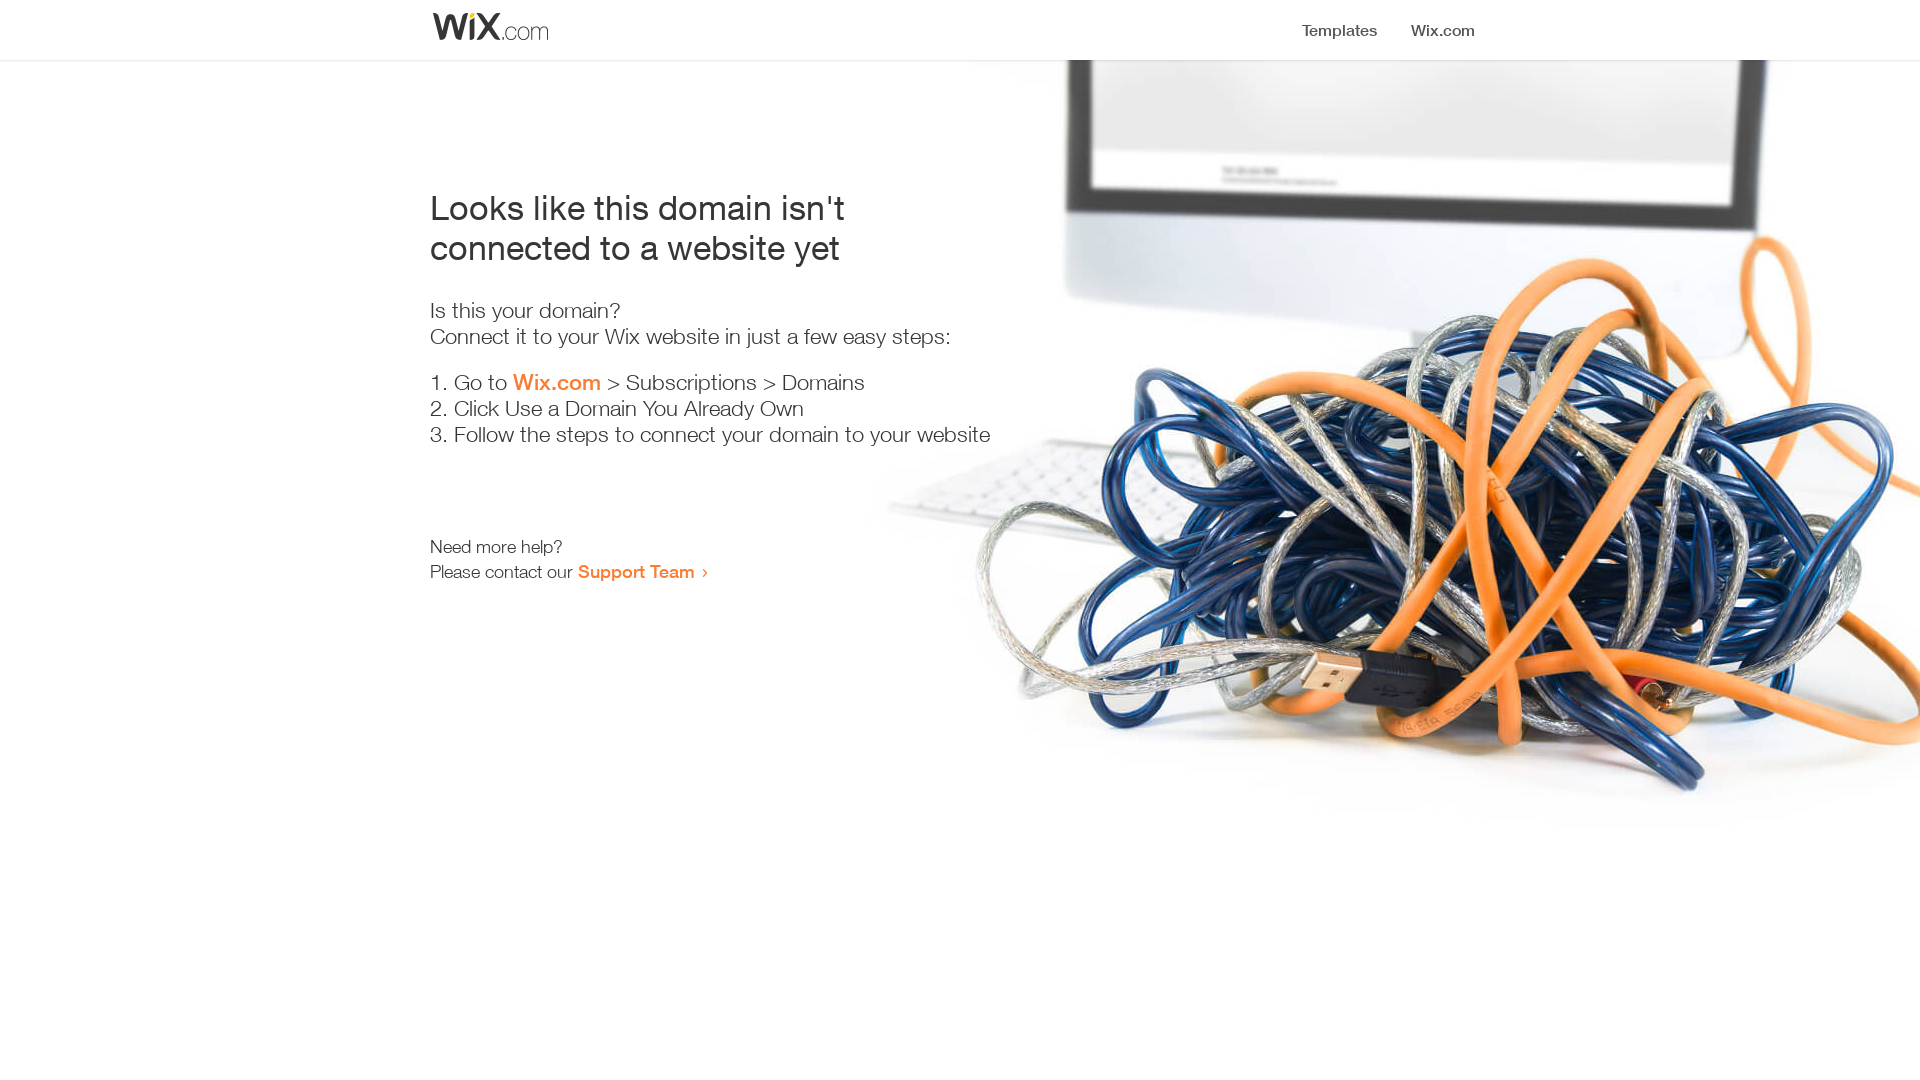 Image resolution: width=1920 pixels, height=1080 pixels. Describe the element at coordinates (635, 570) in the screenshot. I see `'Support Team'` at that location.